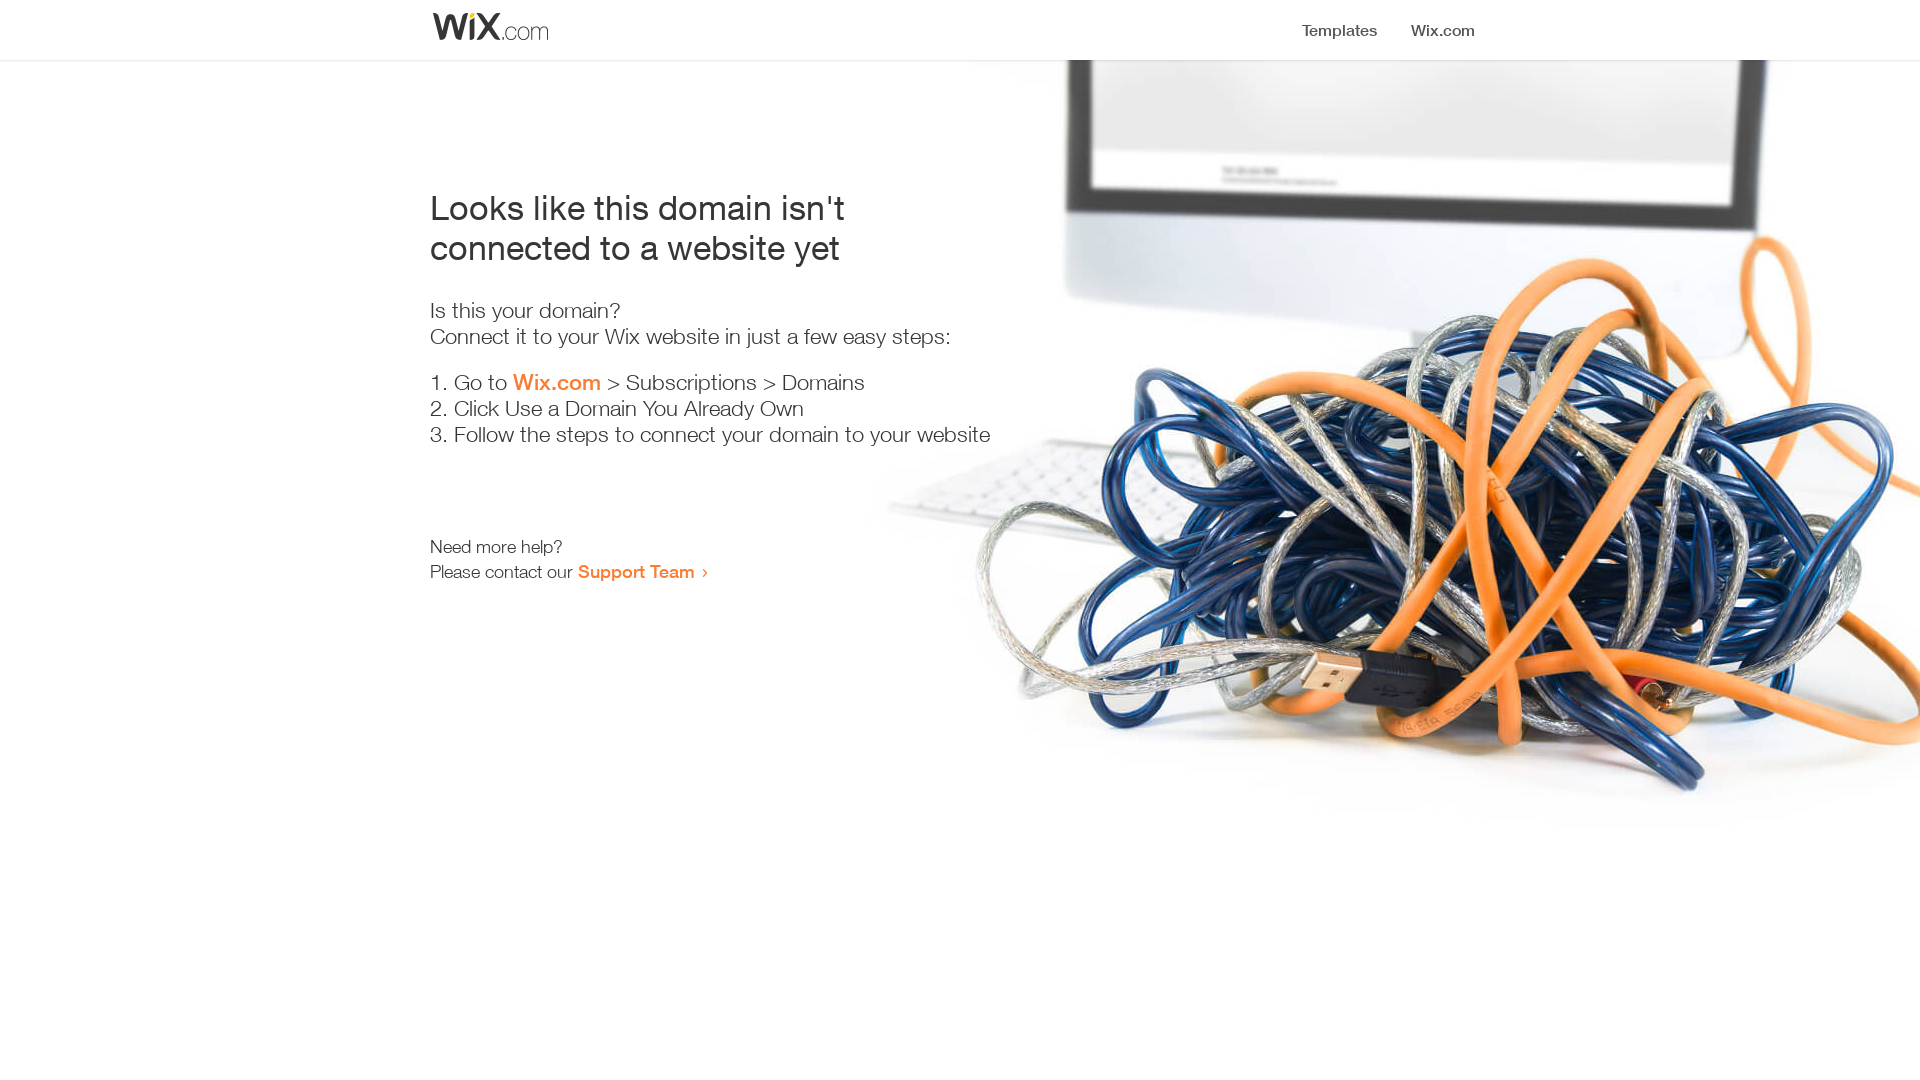 Image resolution: width=1920 pixels, height=1080 pixels. Describe the element at coordinates (635, 570) in the screenshot. I see `'Support Team'` at that location.